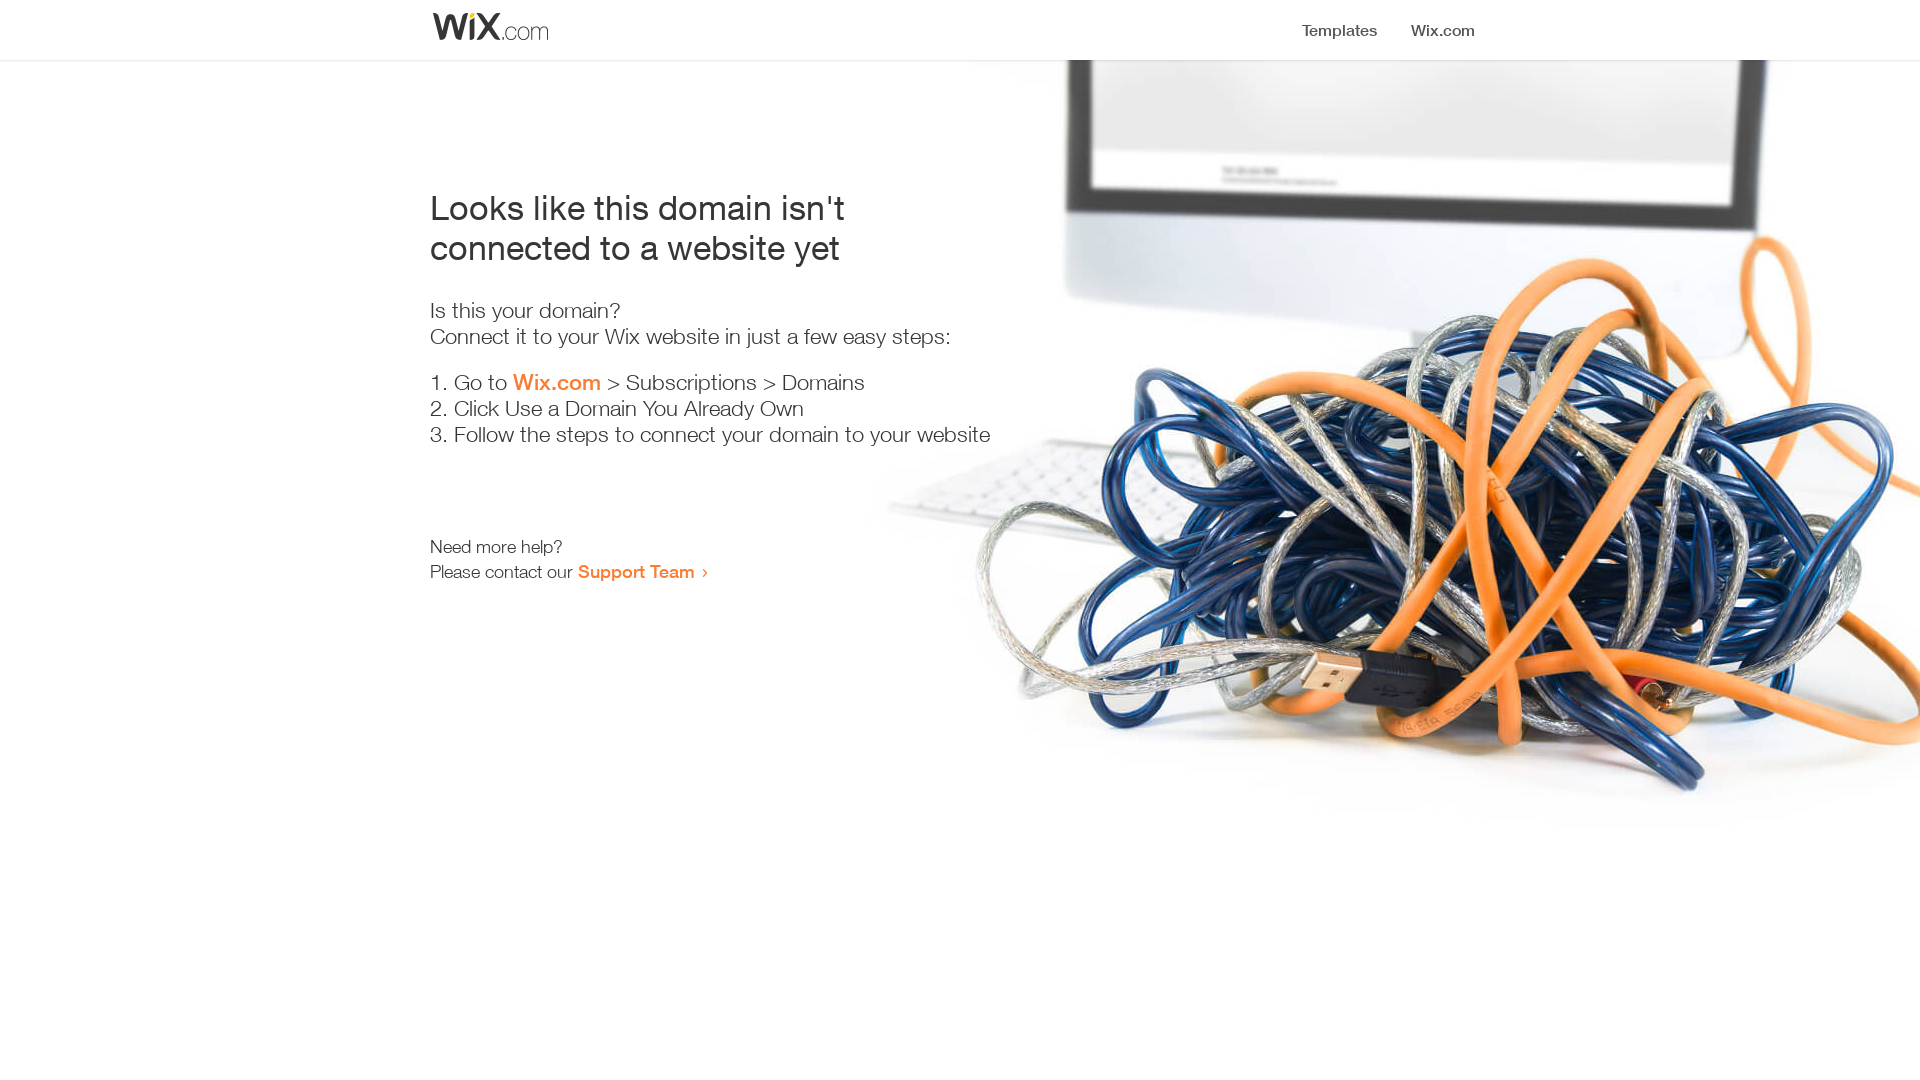 Image resolution: width=1920 pixels, height=1080 pixels. Describe the element at coordinates (635, 570) in the screenshot. I see `'Support Team'` at that location.